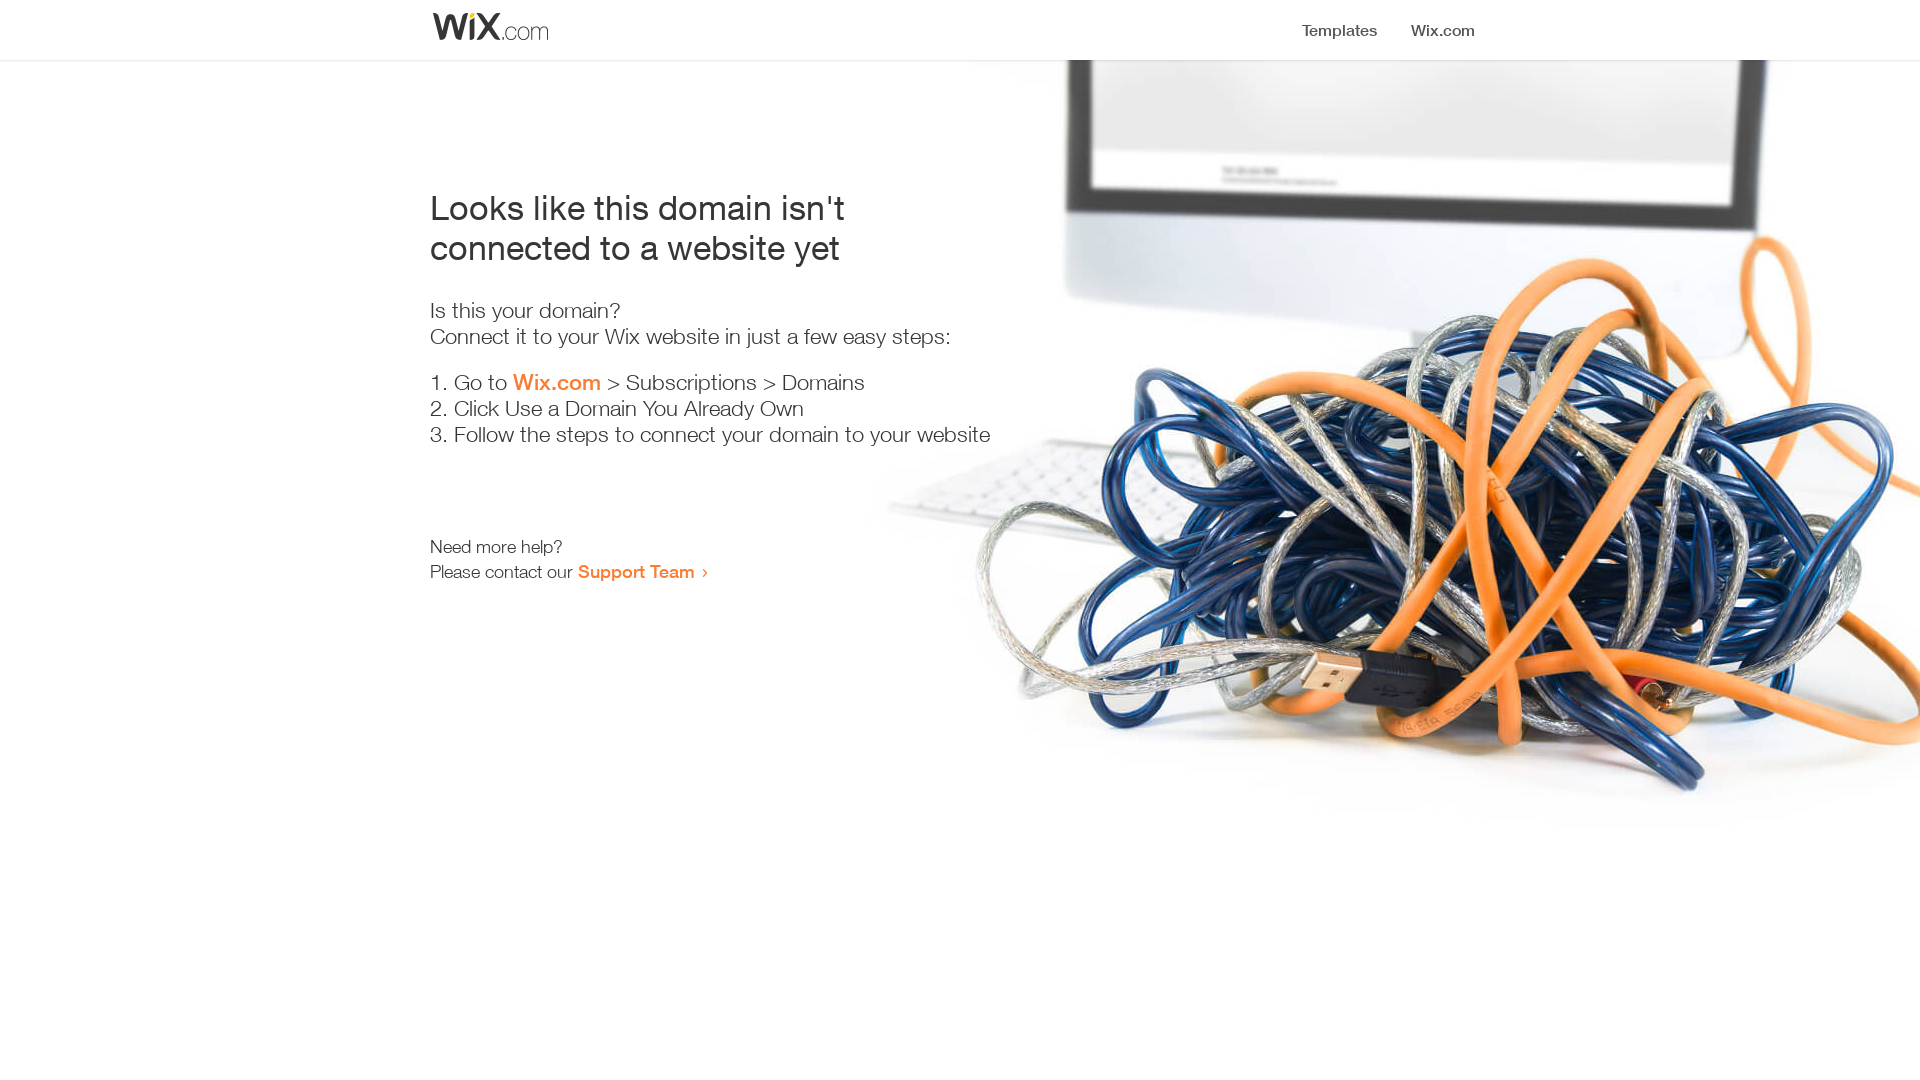 Image resolution: width=1920 pixels, height=1080 pixels. Describe the element at coordinates (635, 570) in the screenshot. I see `'Support Team'` at that location.